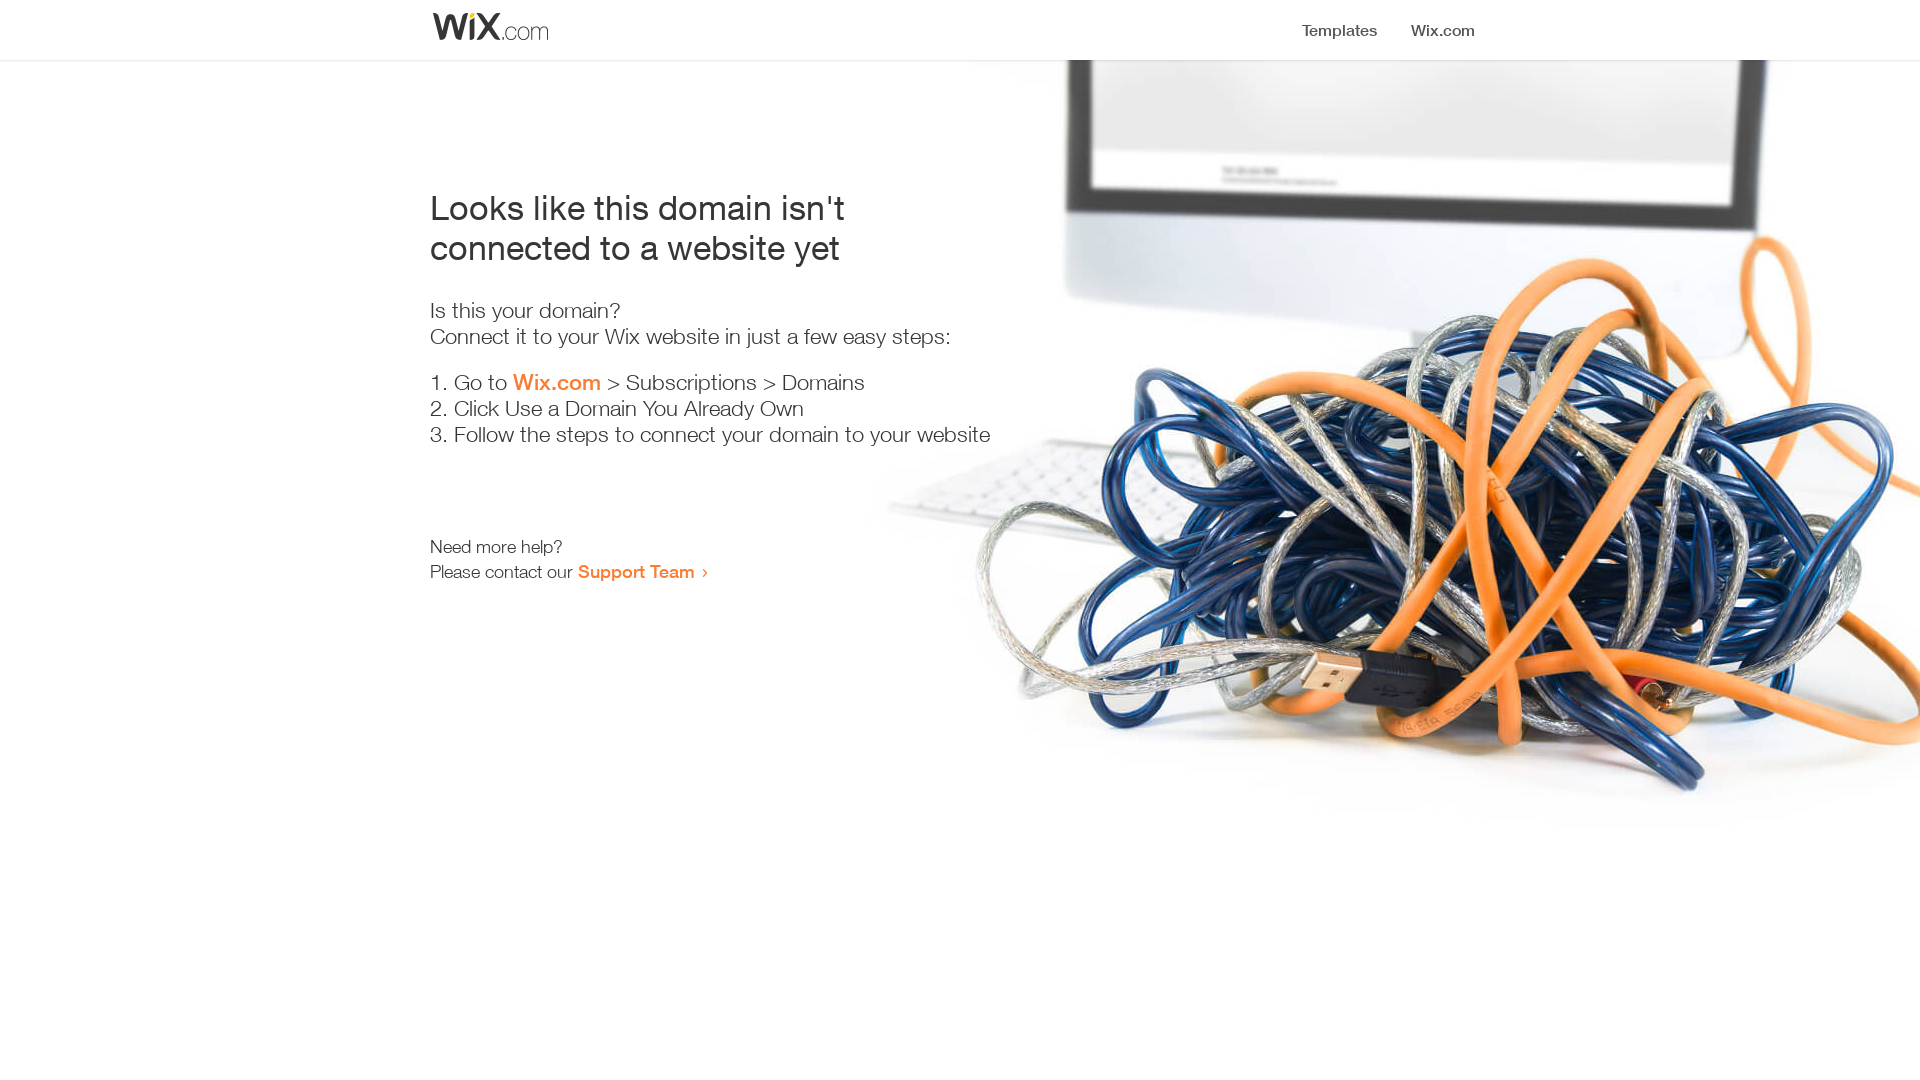 Image resolution: width=1920 pixels, height=1080 pixels. Describe the element at coordinates (635, 570) in the screenshot. I see `'Support Team'` at that location.